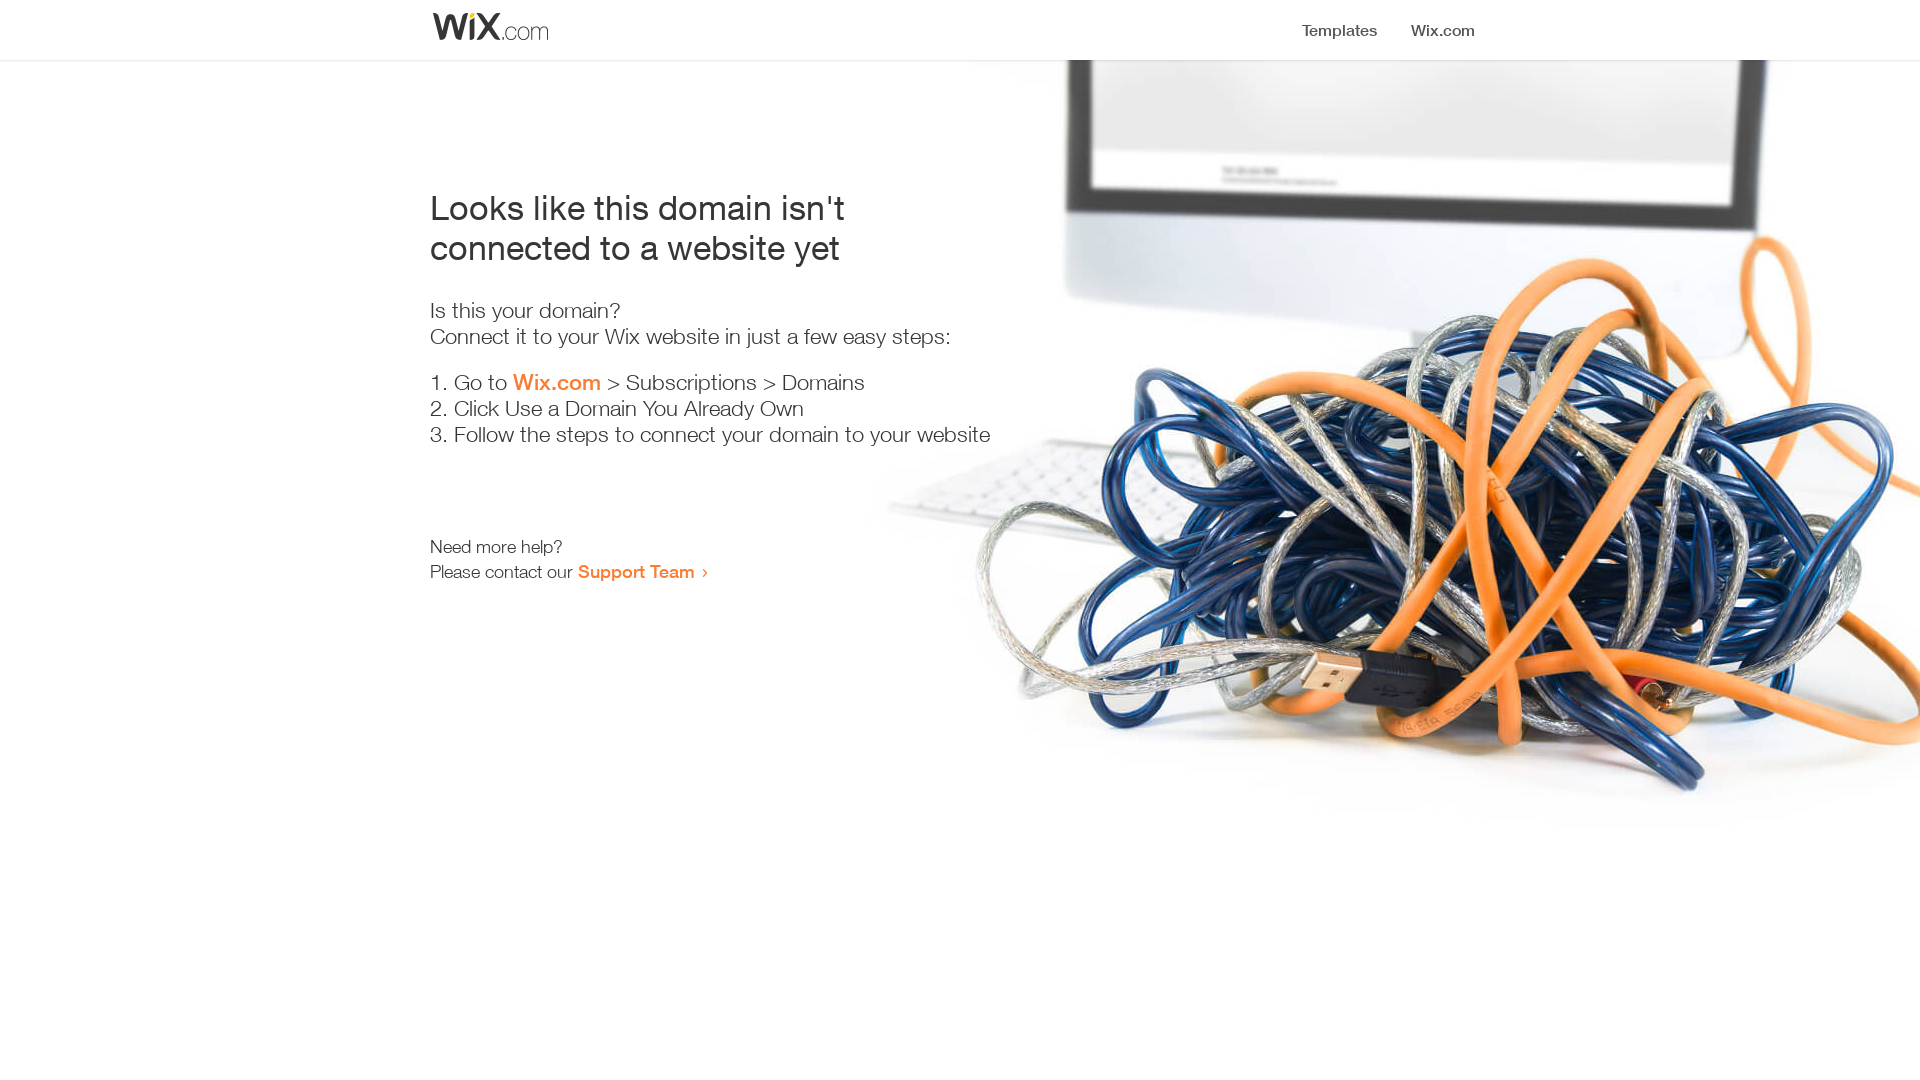 Image resolution: width=1920 pixels, height=1080 pixels. Describe the element at coordinates (635, 570) in the screenshot. I see `'Support Team'` at that location.